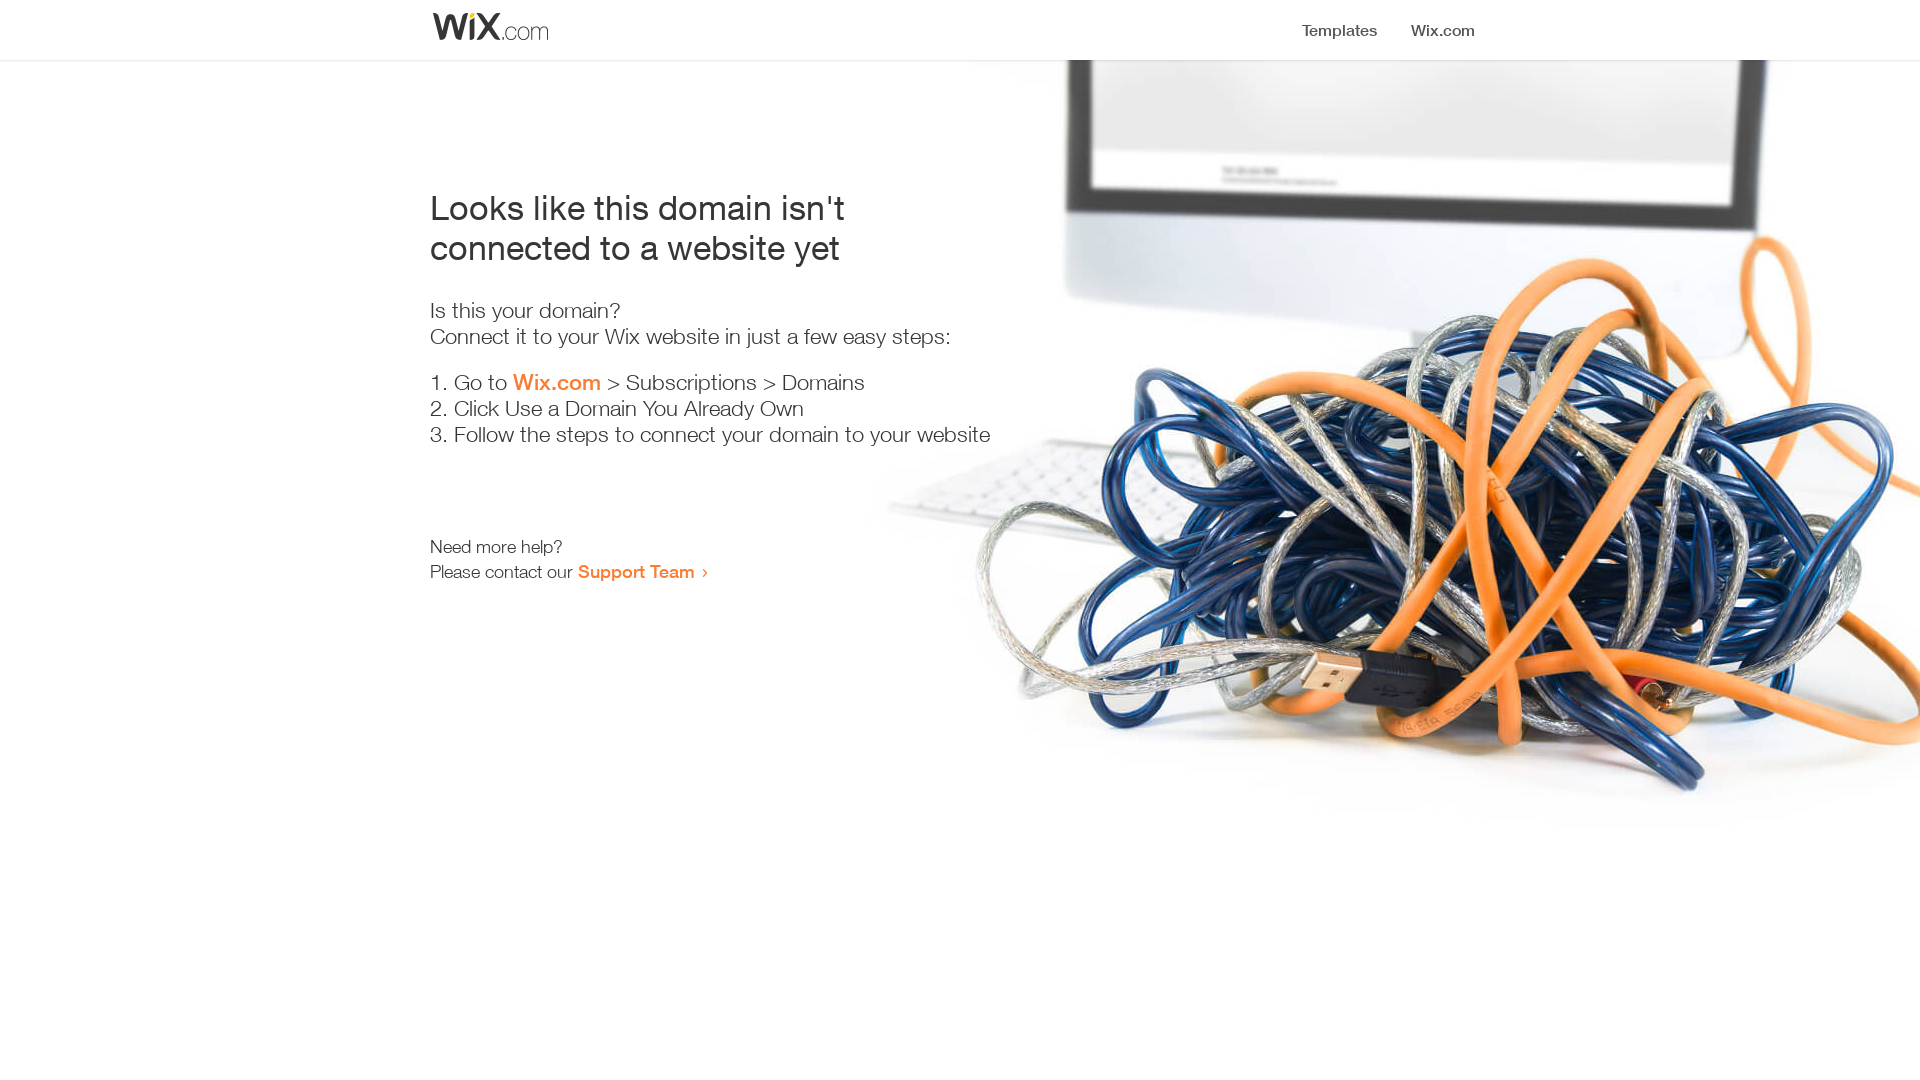 Image resolution: width=1920 pixels, height=1080 pixels. Describe the element at coordinates (635, 570) in the screenshot. I see `'Support Team'` at that location.